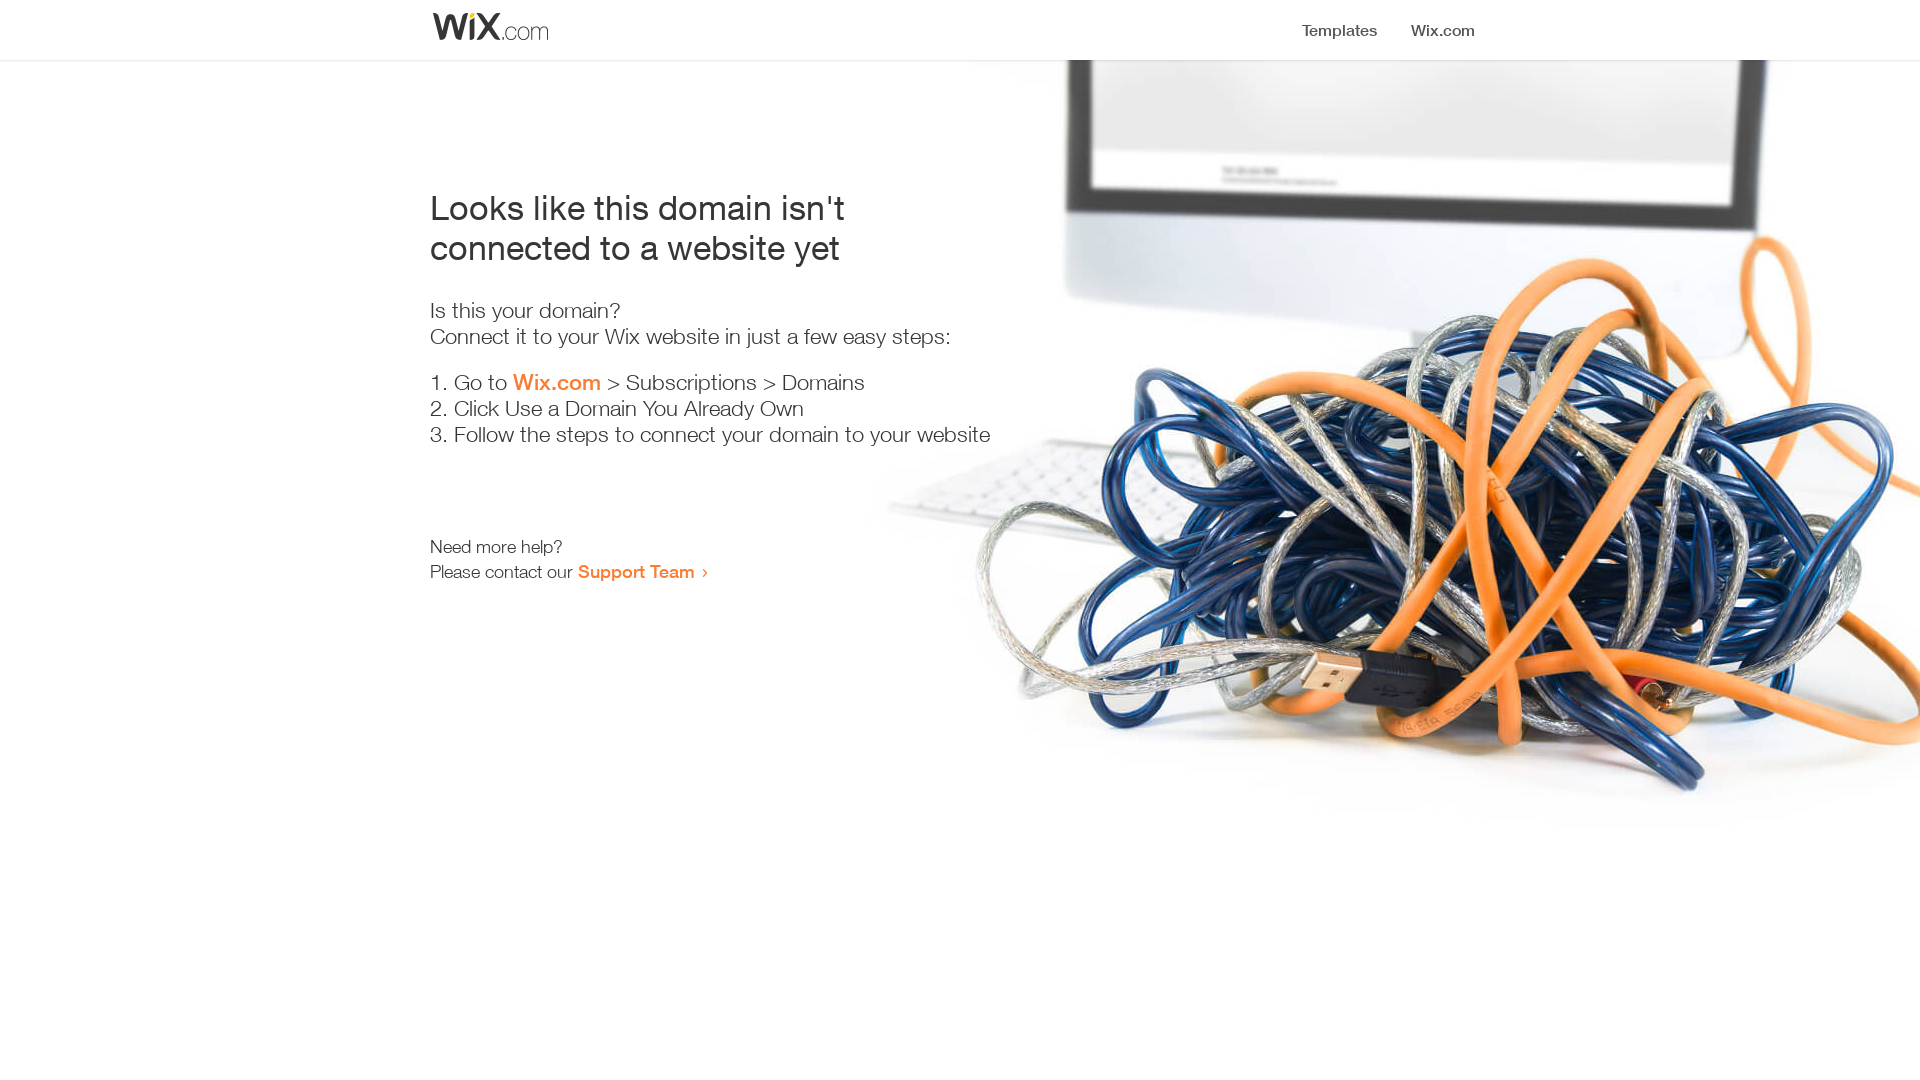 Image resolution: width=1920 pixels, height=1080 pixels. Describe the element at coordinates (635, 570) in the screenshot. I see `'Support Team'` at that location.